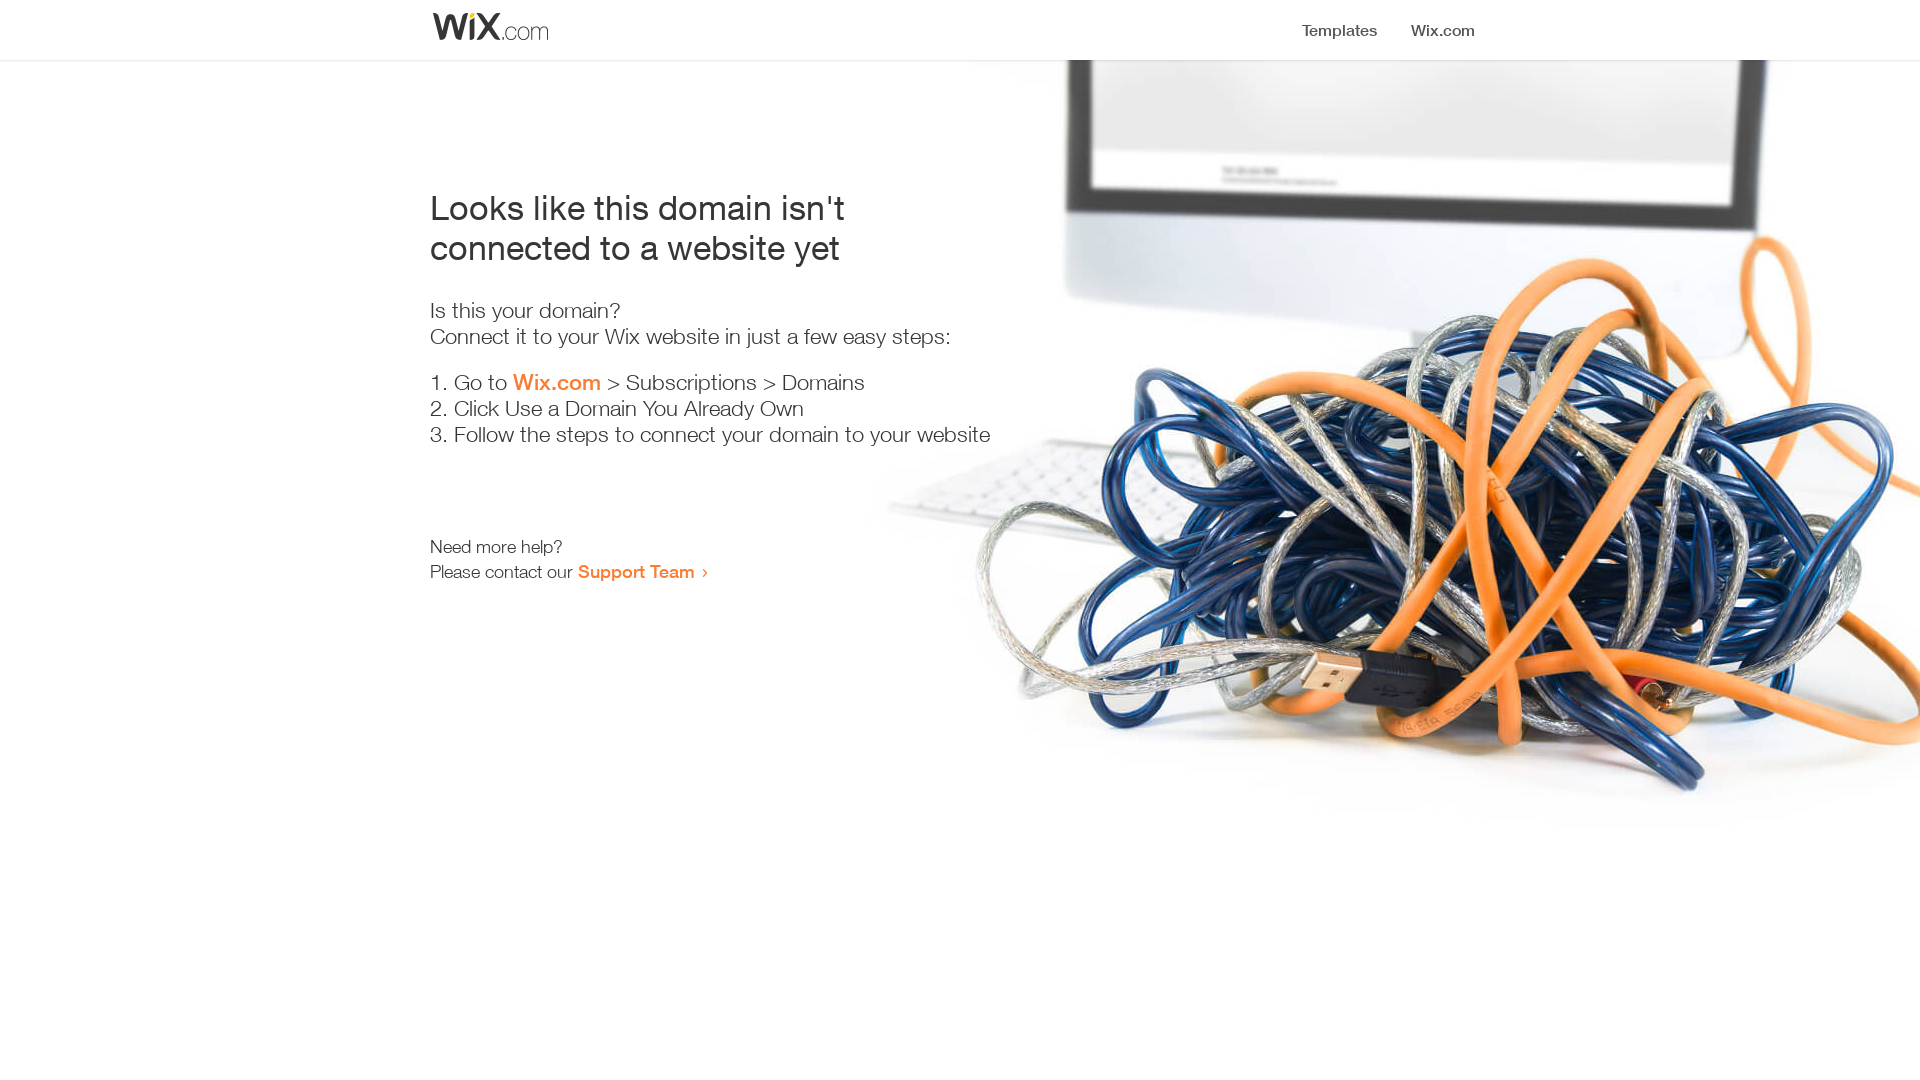 Image resolution: width=1920 pixels, height=1080 pixels. Describe the element at coordinates (635, 570) in the screenshot. I see `'Support Team'` at that location.